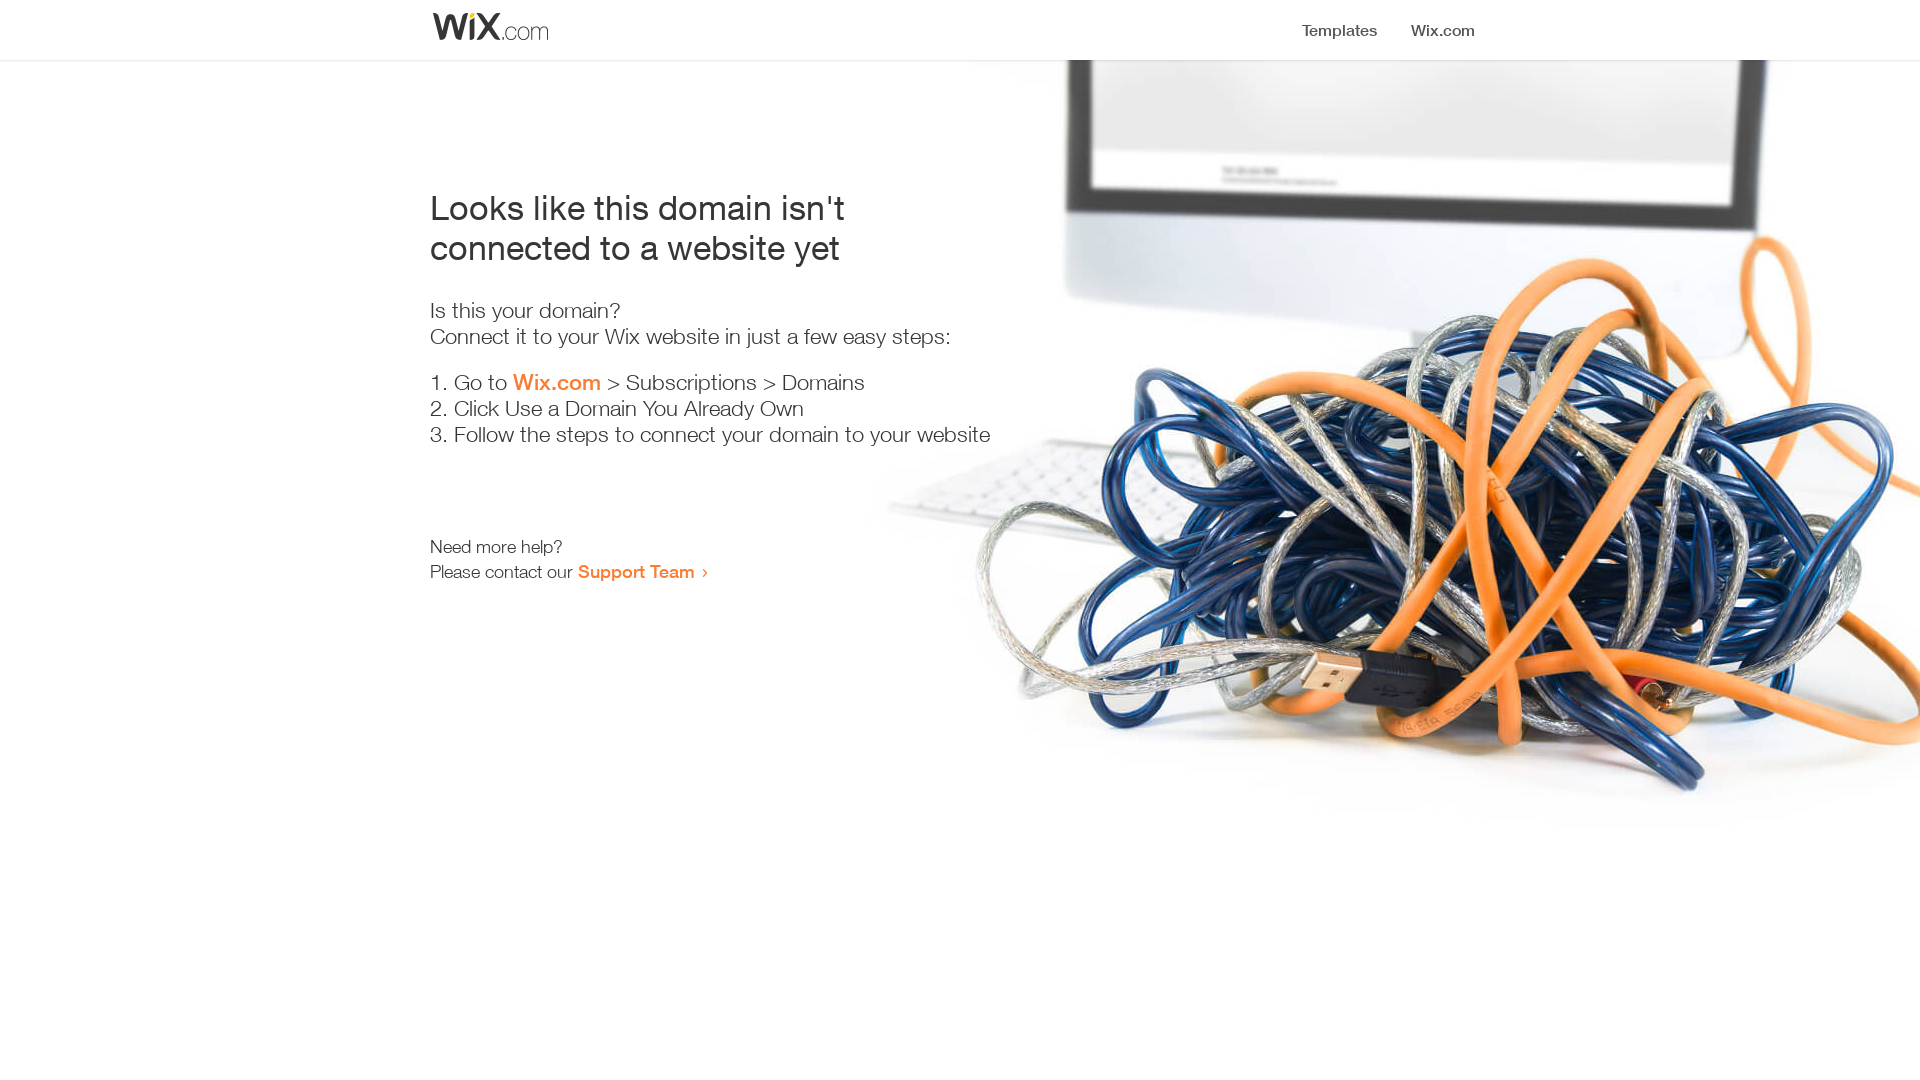 Image resolution: width=1920 pixels, height=1080 pixels. Describe the element at coordinates (635, 570) in the screenshot. I see `'Support Team'` at that location.